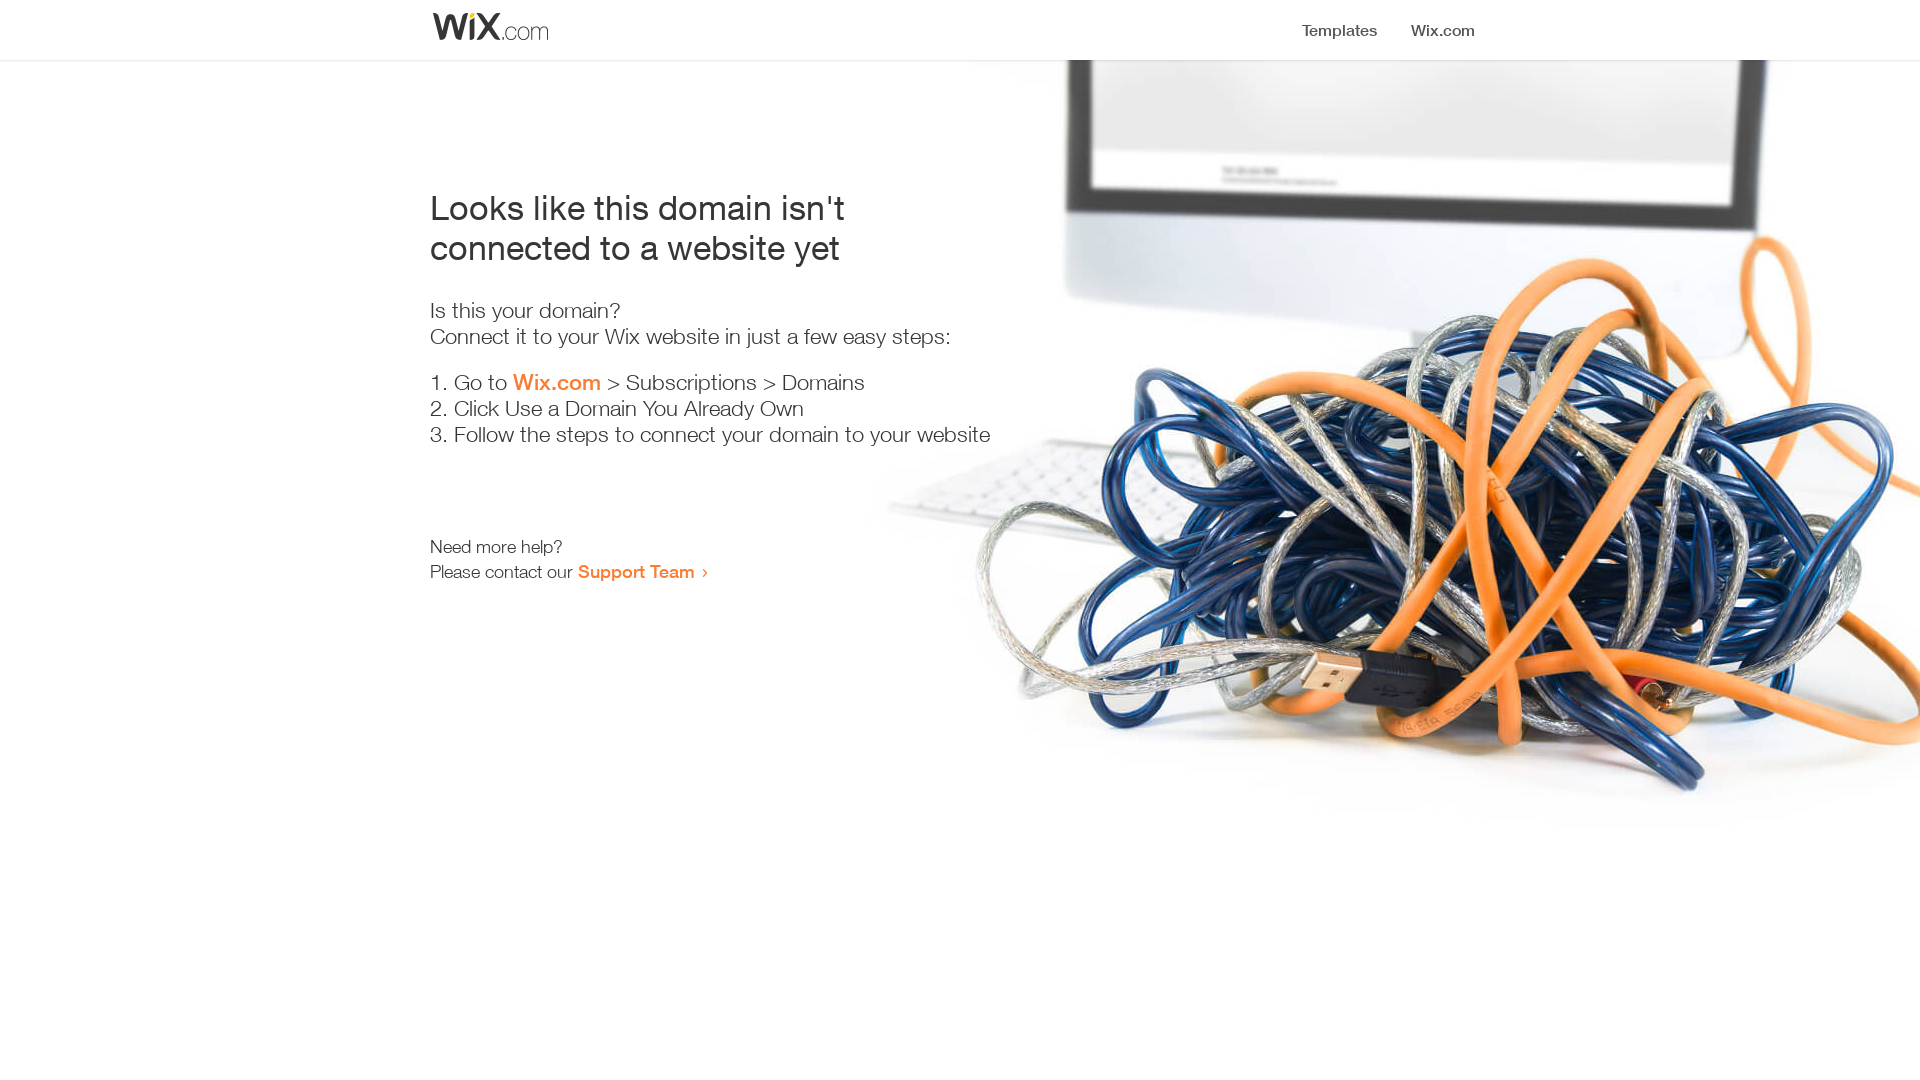 Image resolution: width=1920 pixels, height=1080 pixels. Describe the element at coordinates (635, 570) in the screenshot. I see `'Support Team'` at that location.